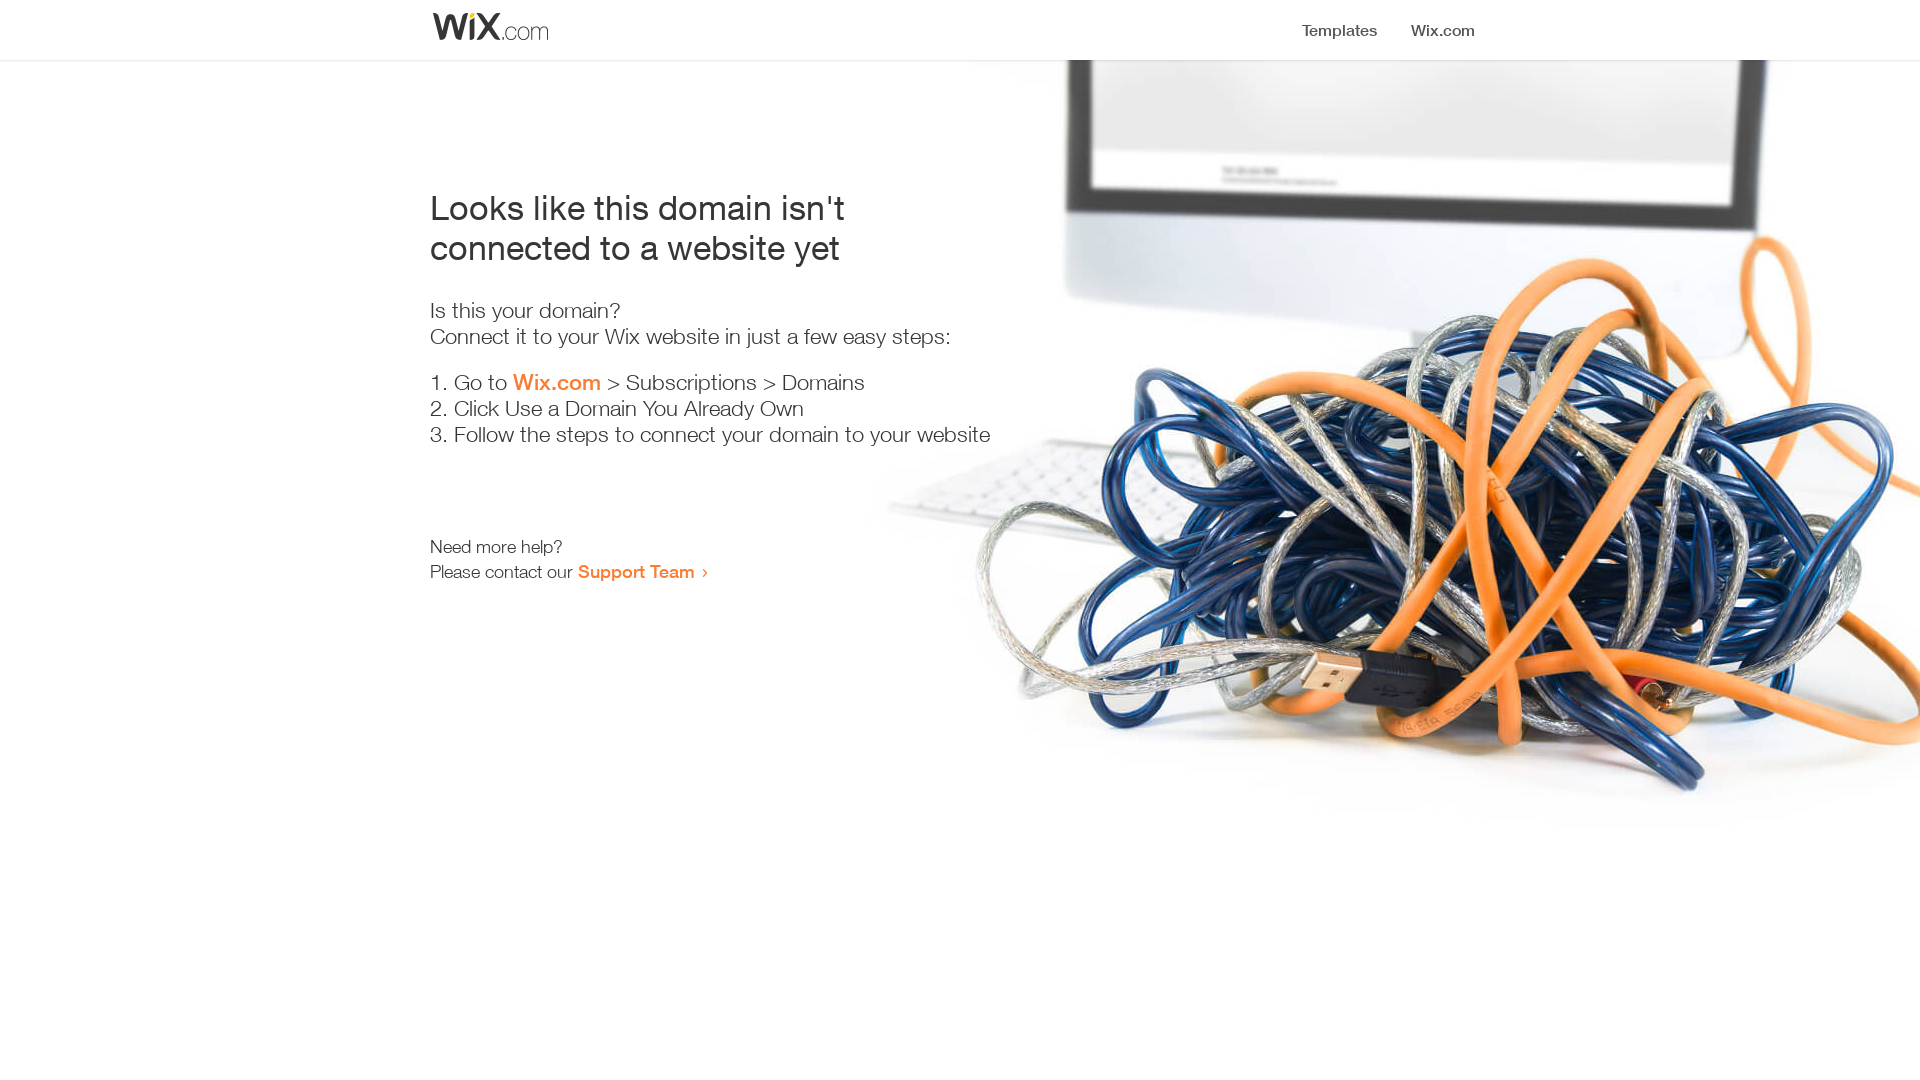 Image resolution: width=1920 pixels, height=1080 pixels. Describe the element at coordinates (635, 570) in the screenshot. I see `'Support Team'` at that location.